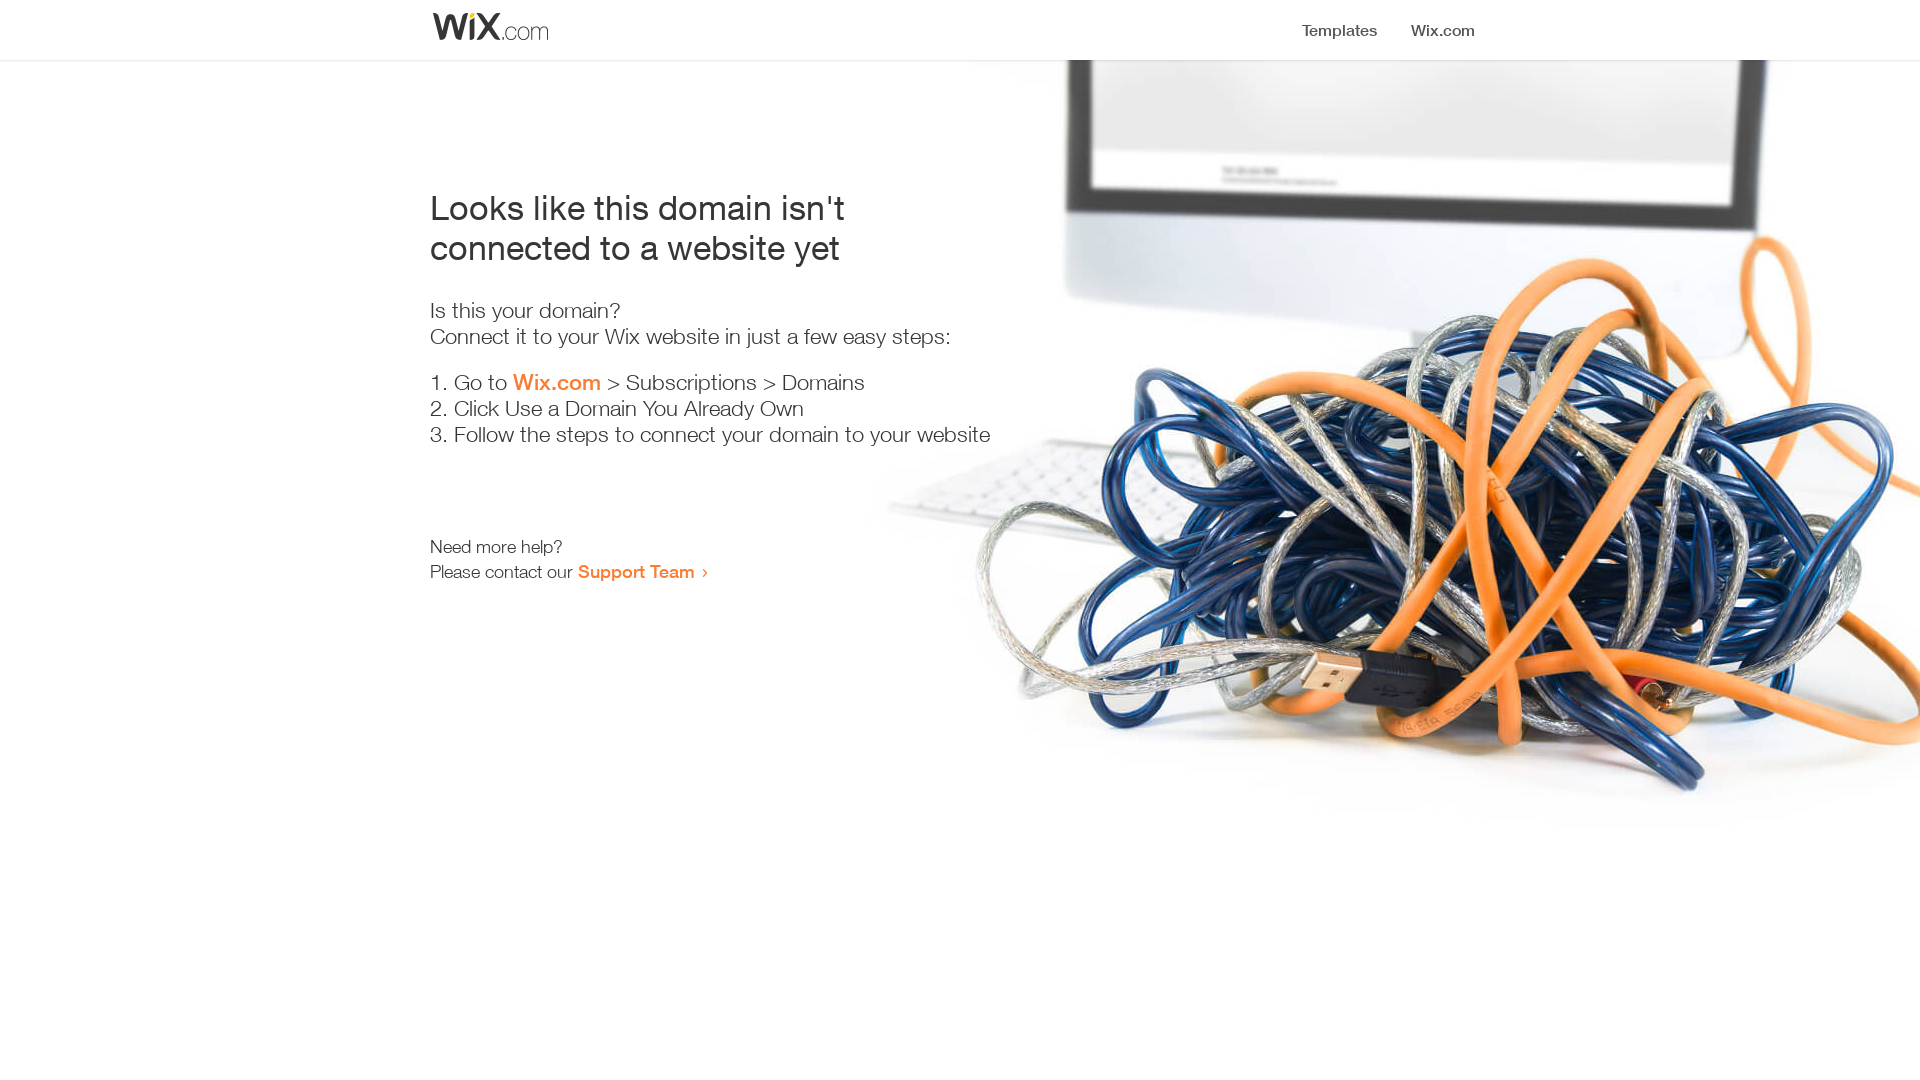 Image resolution: width=1920 pixels, height=1080 pixels. Describe the element at coordinates (635, 570) in the screenshot. I see `'Support Team'` at that location.